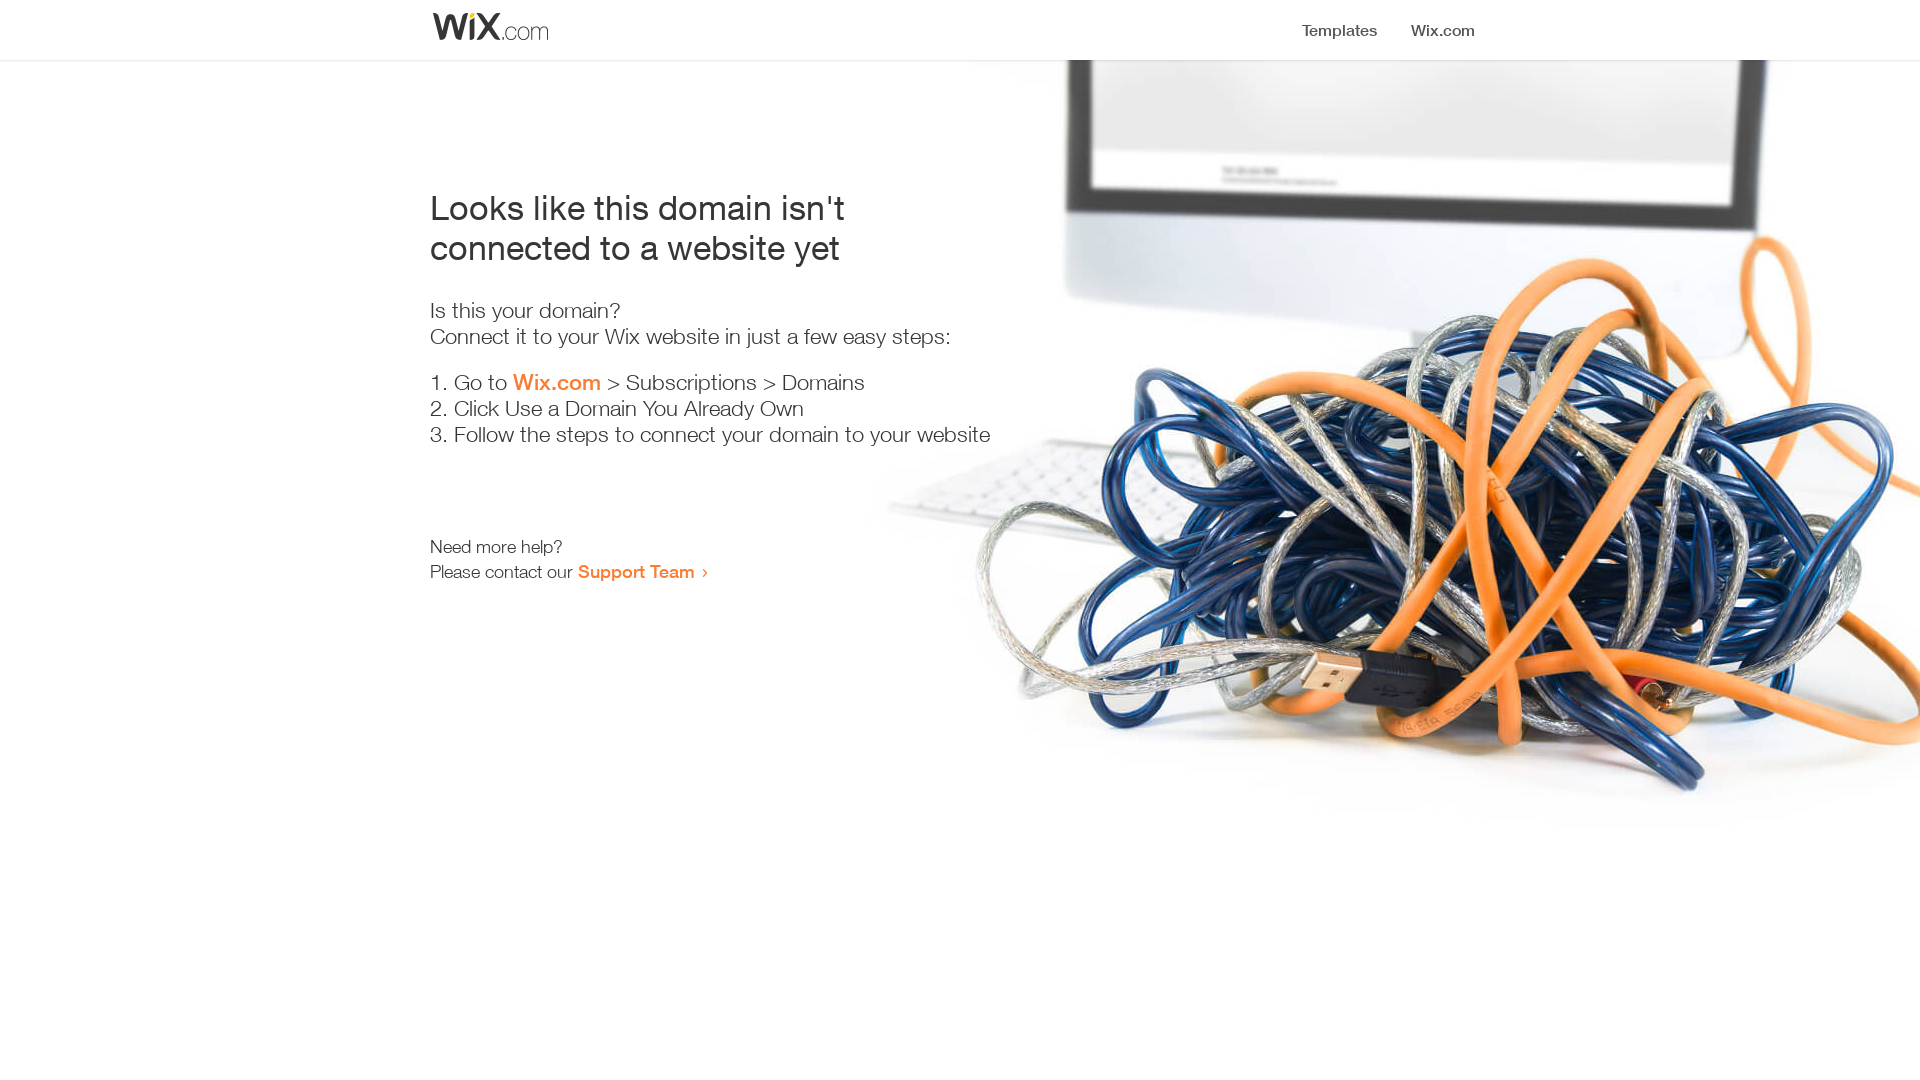 Image resolution: width=1920 pixels, height=1080 pixels. Describe the element at coordinates (635, 570) in the screenshot. I see `'Support Team'` at that location.